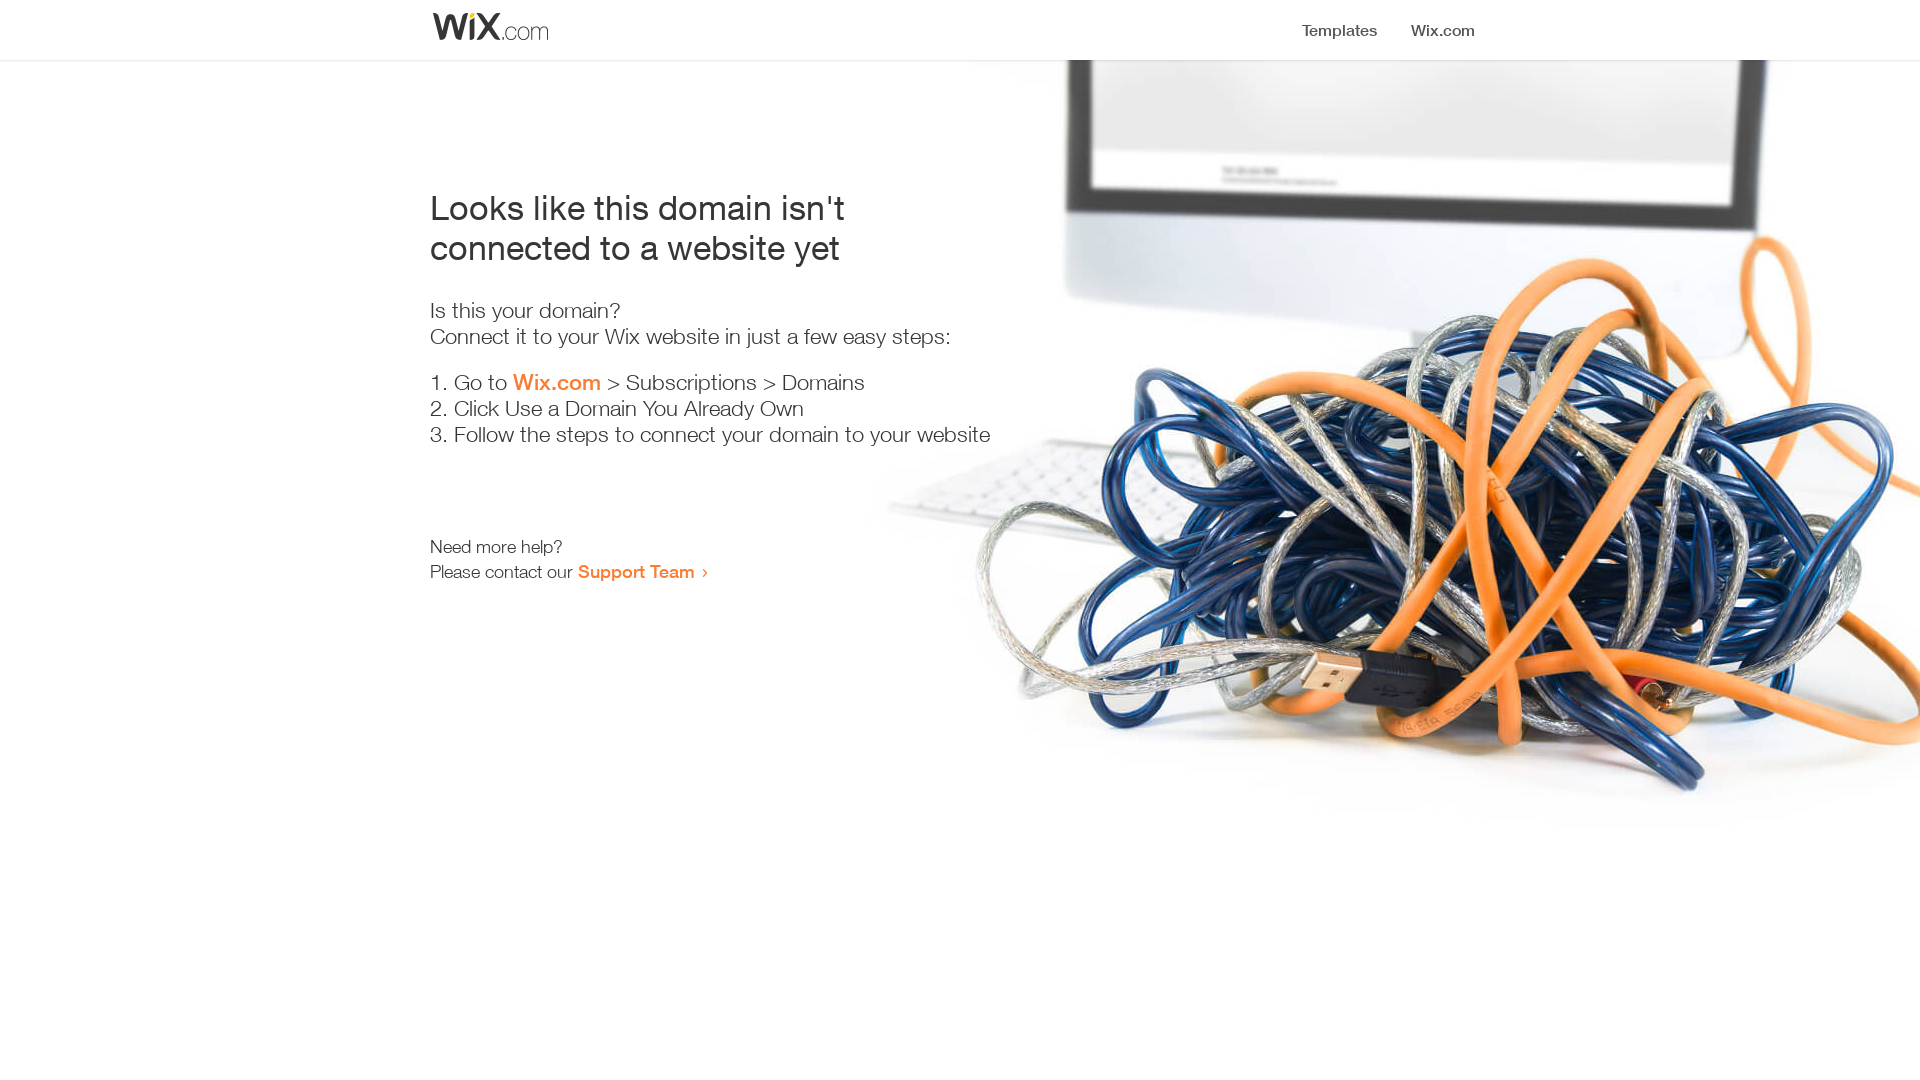 Image resolution: width=1920 pixels, height=1080 pixels. Describe the element at coordinates (635, 570) in the screenshot. I see `'Support Team'` at that location.